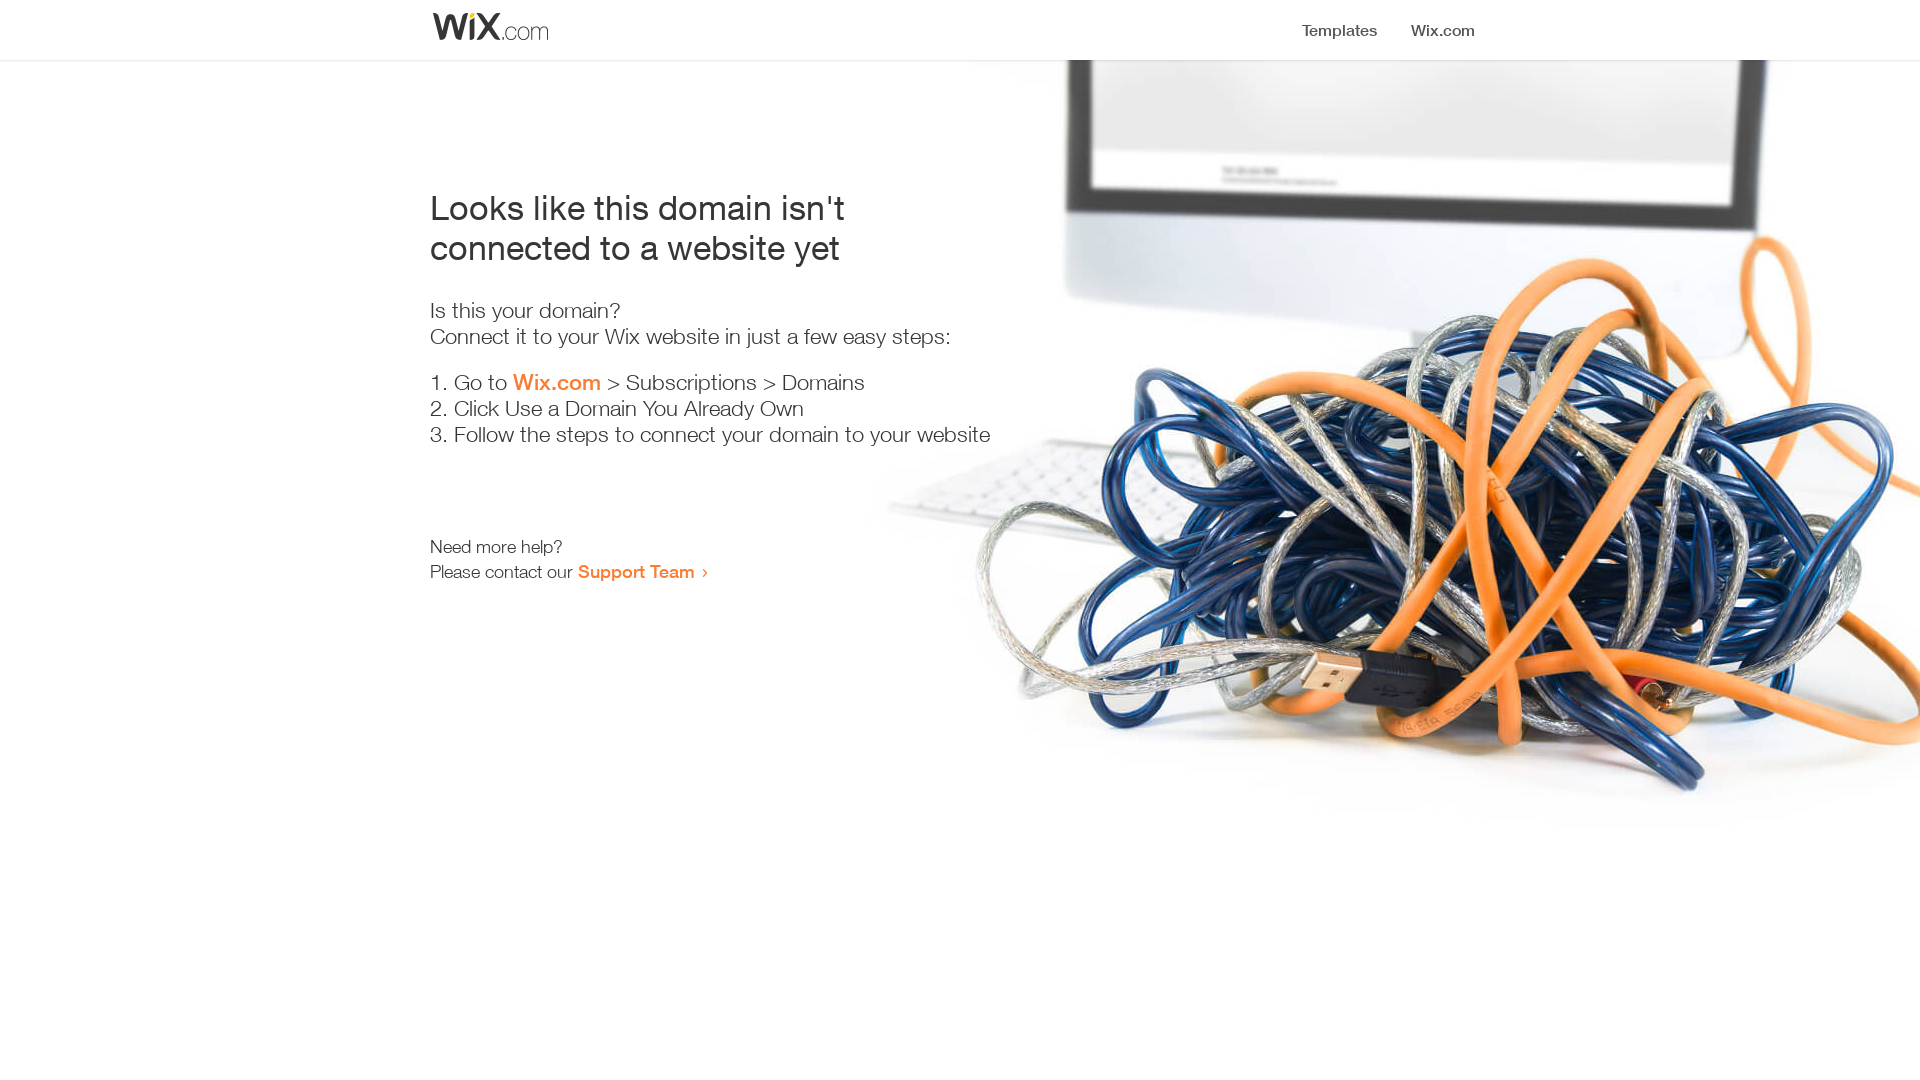 Image resolution: width=1920 pixels, height=1080 pixels. Describe the element at coordinates (635, 570) in the screenshot. I see `'Support Team'` at that location.